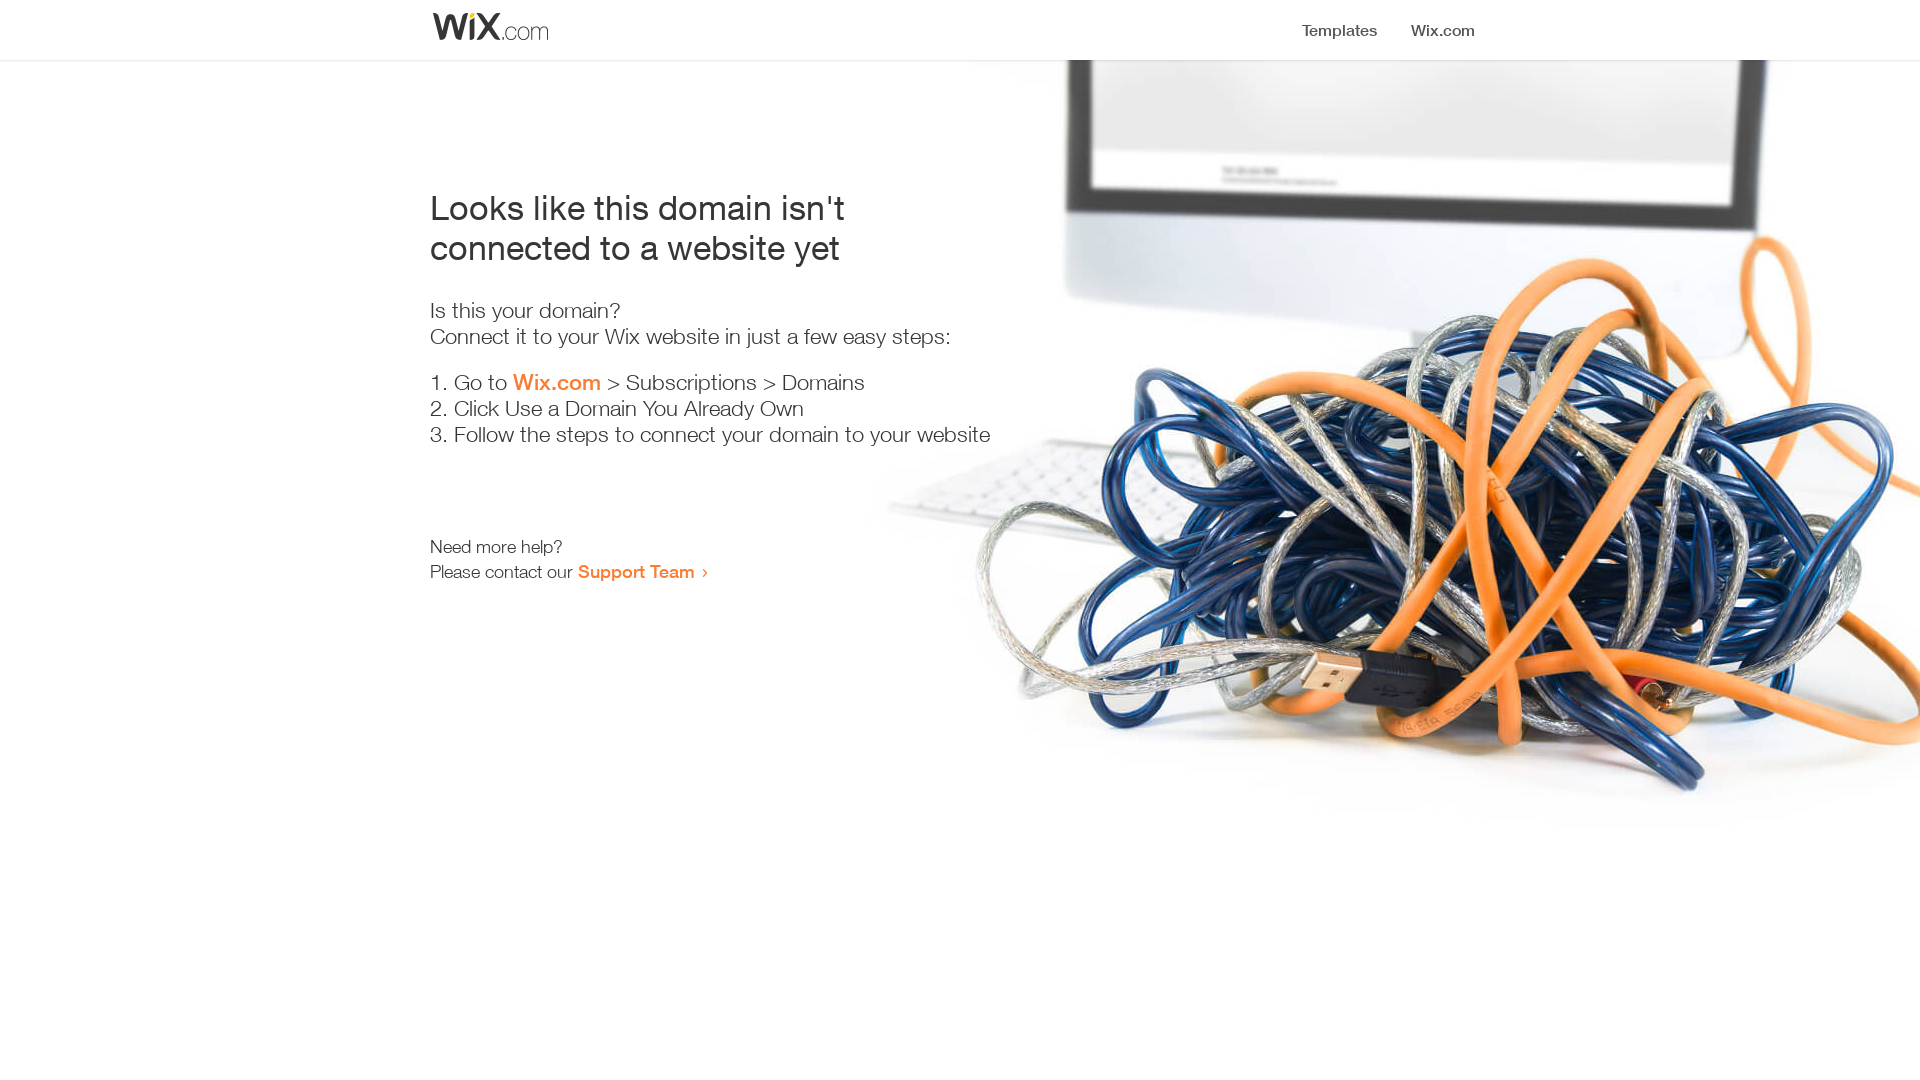 Image resolution: width=1920 pixels, height=1080 pixels. Describe the element at coordinates (635, 570) in the screenshot. I see `'Support Team'` at that location.